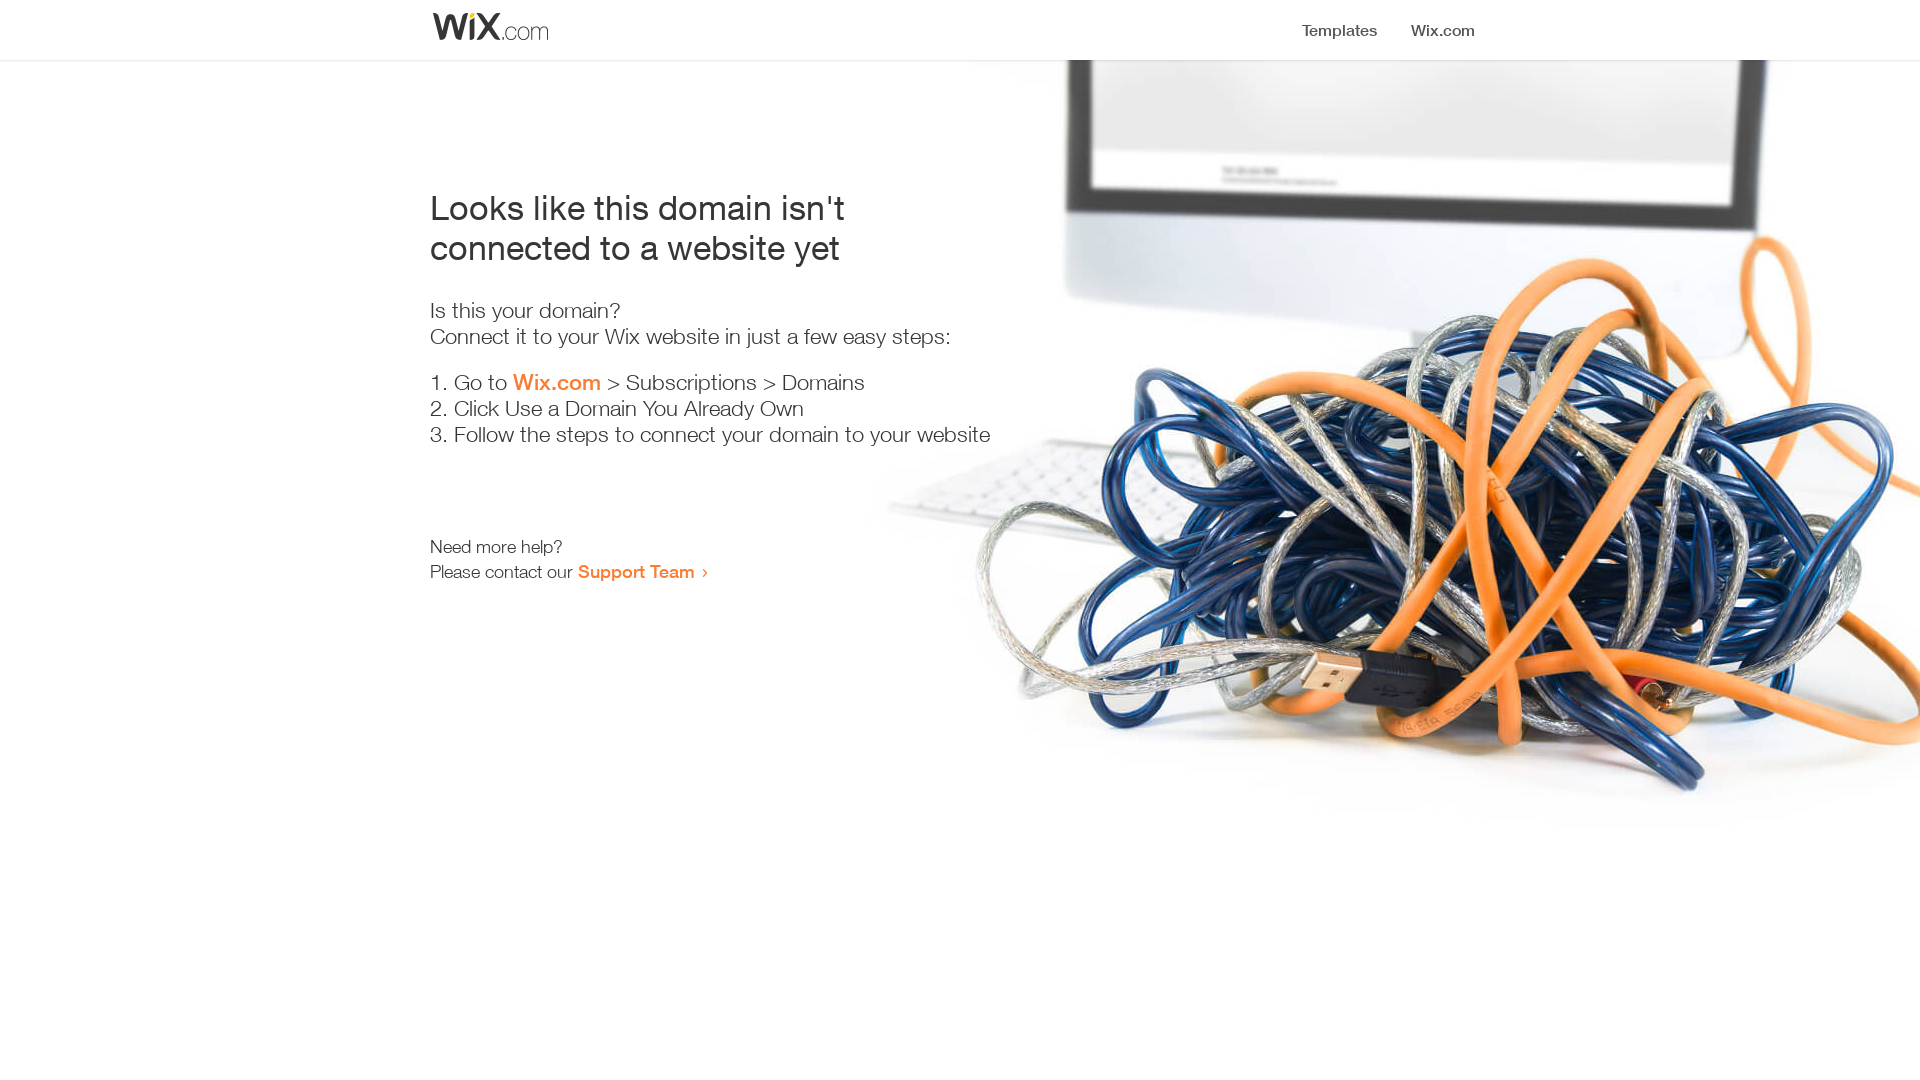 Image resolution: width=1920 pixels, height=1080 pixels. Describe the element at coordinates (635, 570) in the screenshot. I see `'Support Team'` at that location.